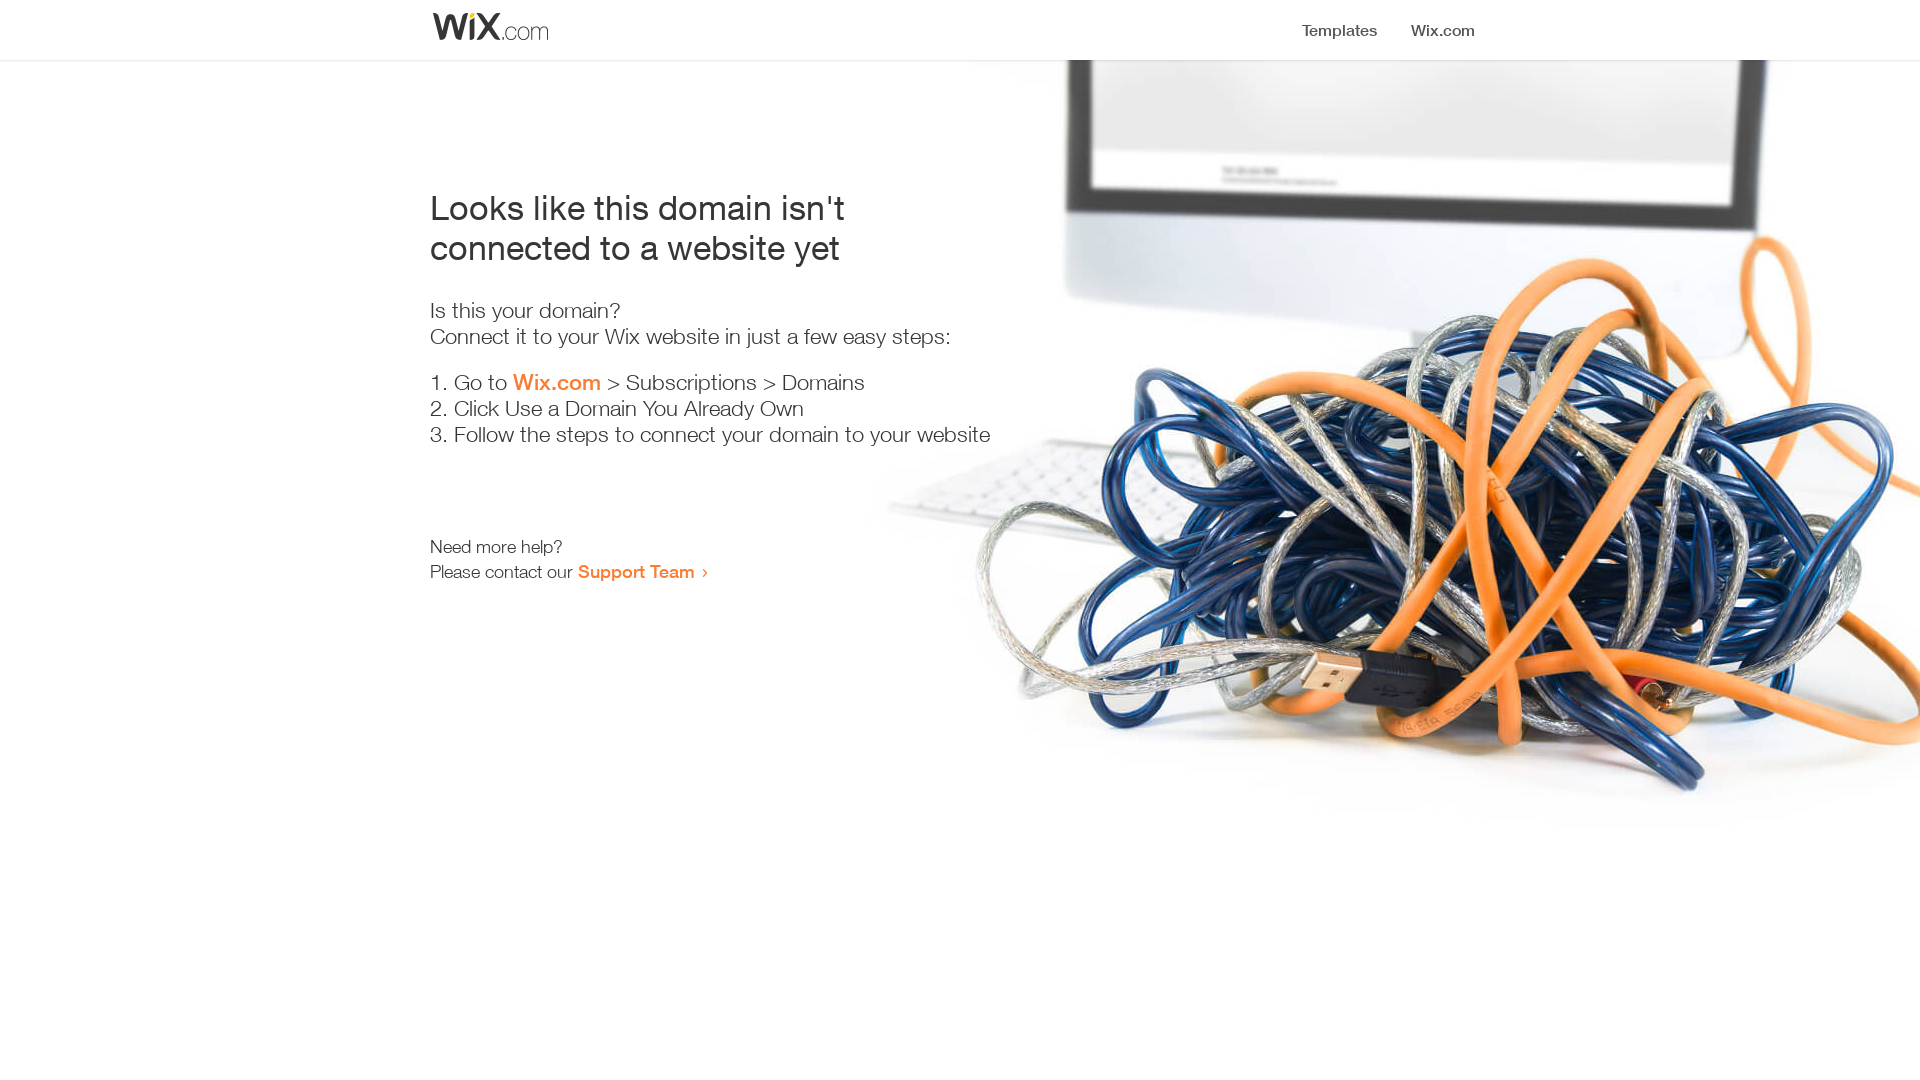 Image resolution: width=1920 pixels, height=1080 pixels. Describe the element at coordinates (635, 570) in the screenshot. I see `'Support Team'` at that location.